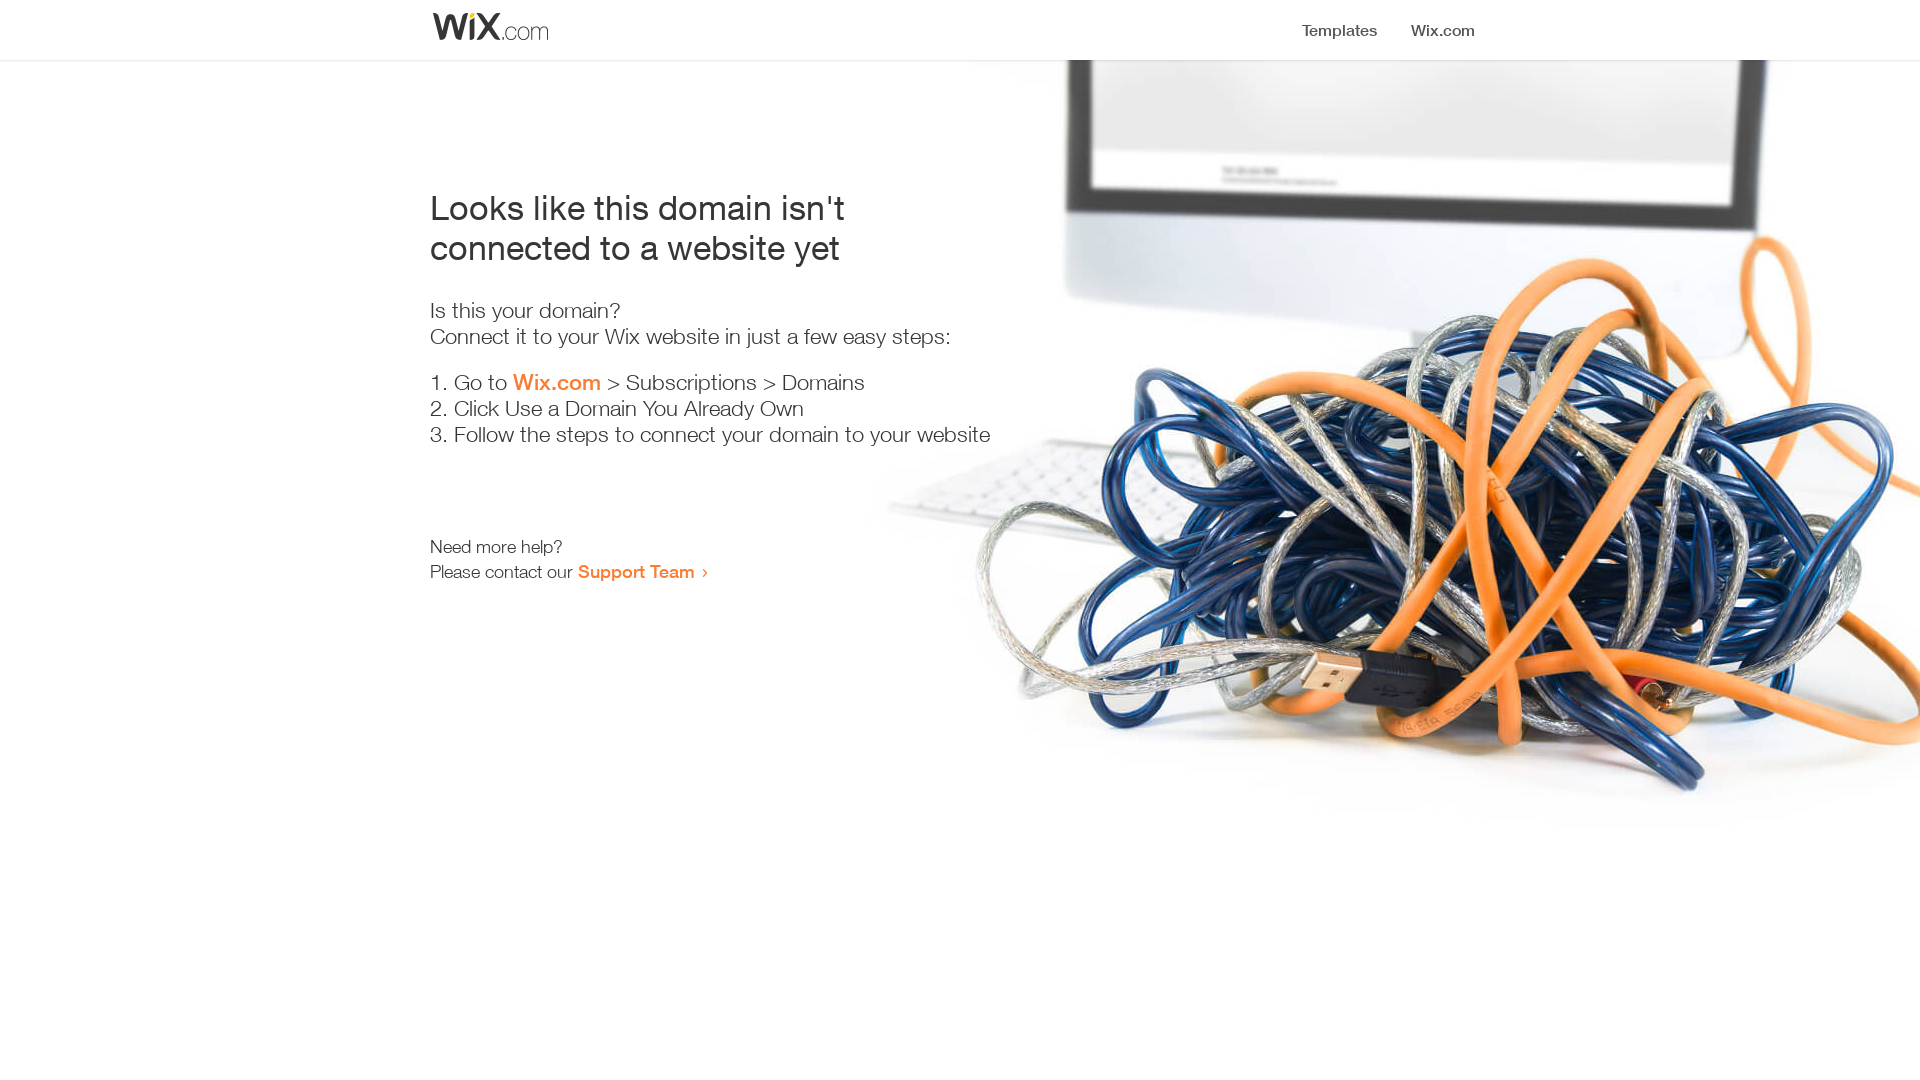 Image resolution: width=1920 pixels, height=1080 pixels. Describe the element at coordinates (635, 570) in the screenshot. I see `'Support Team'` at that location.